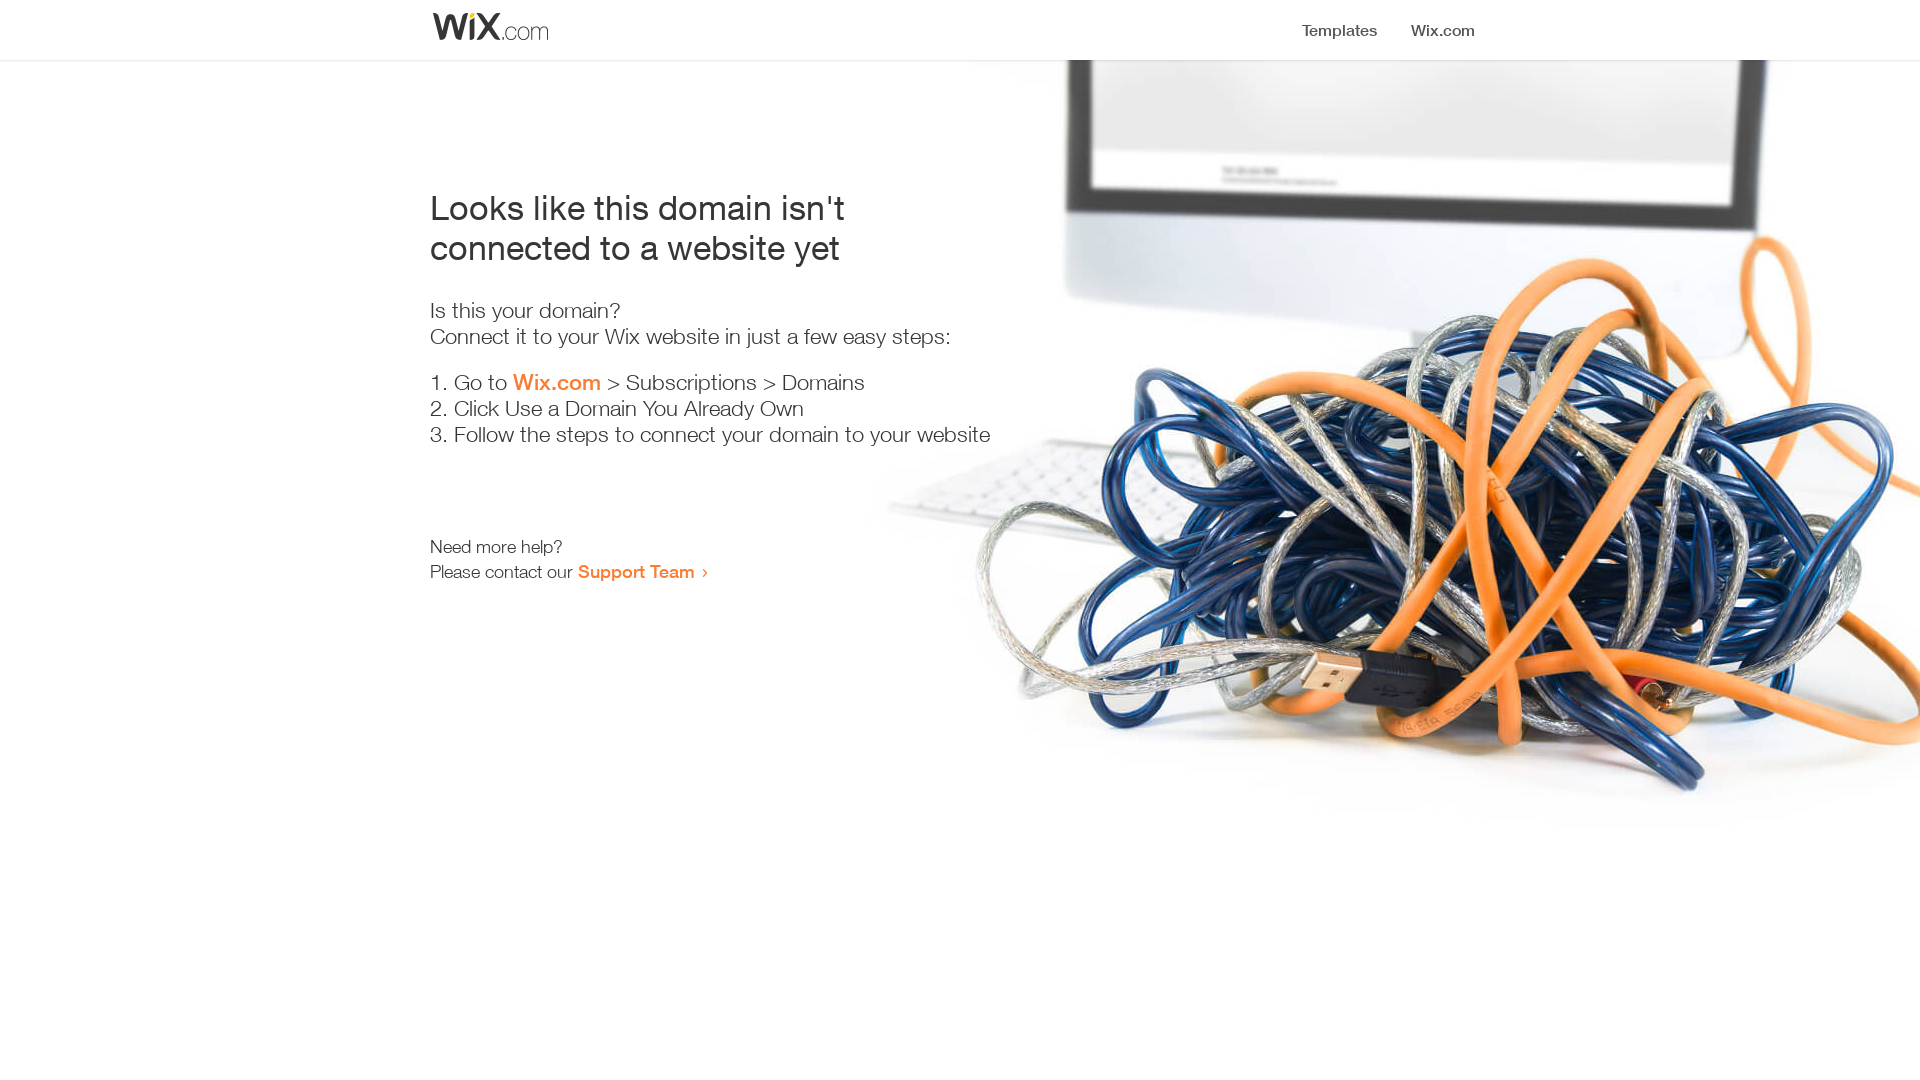 Image resolution: width=1920 pixels, height=1080 pixels. Describe the element at coordinates (635, 570) in the screenshot. I see `'Support Team'` at that location.